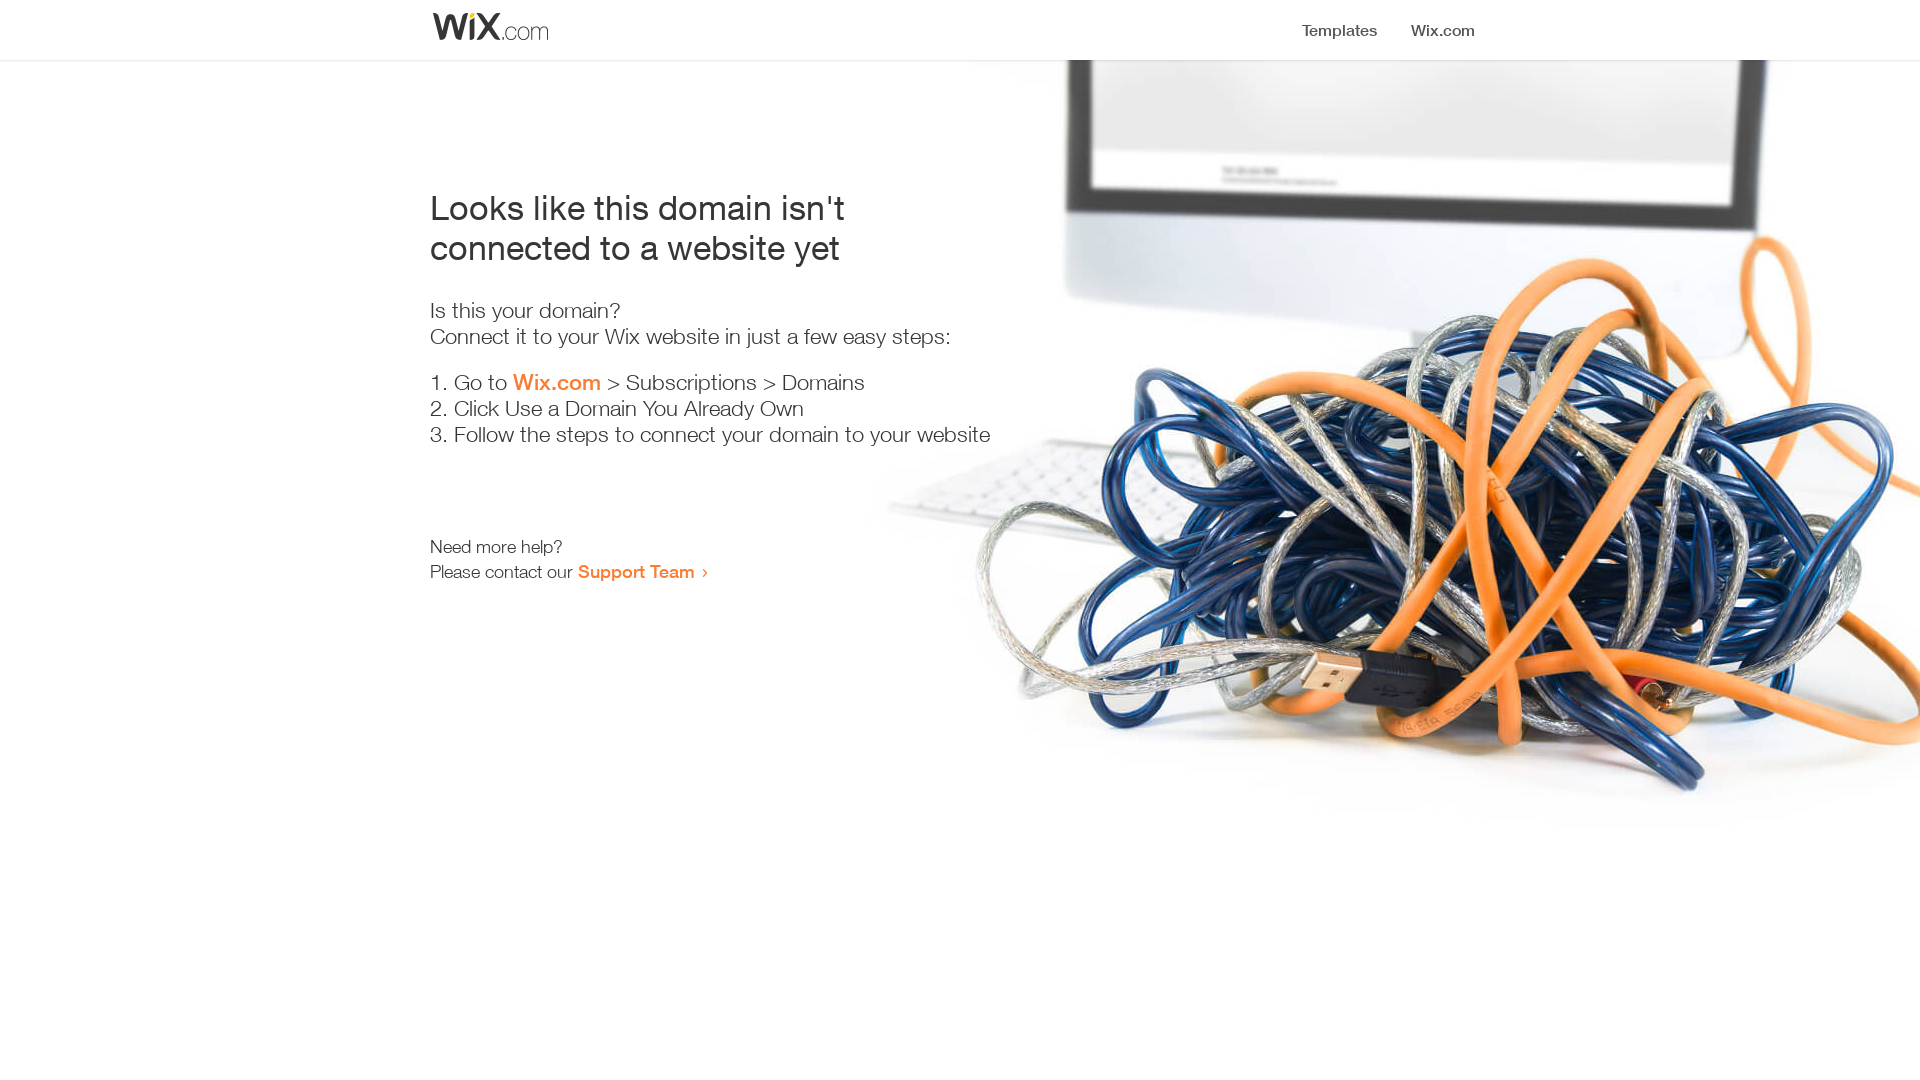 Image resolution: width=1920 pixels, height=1080 pixels. Describe the element at coordinates (635, 570) in the screenshot. I see `'Support Team'` at that location.